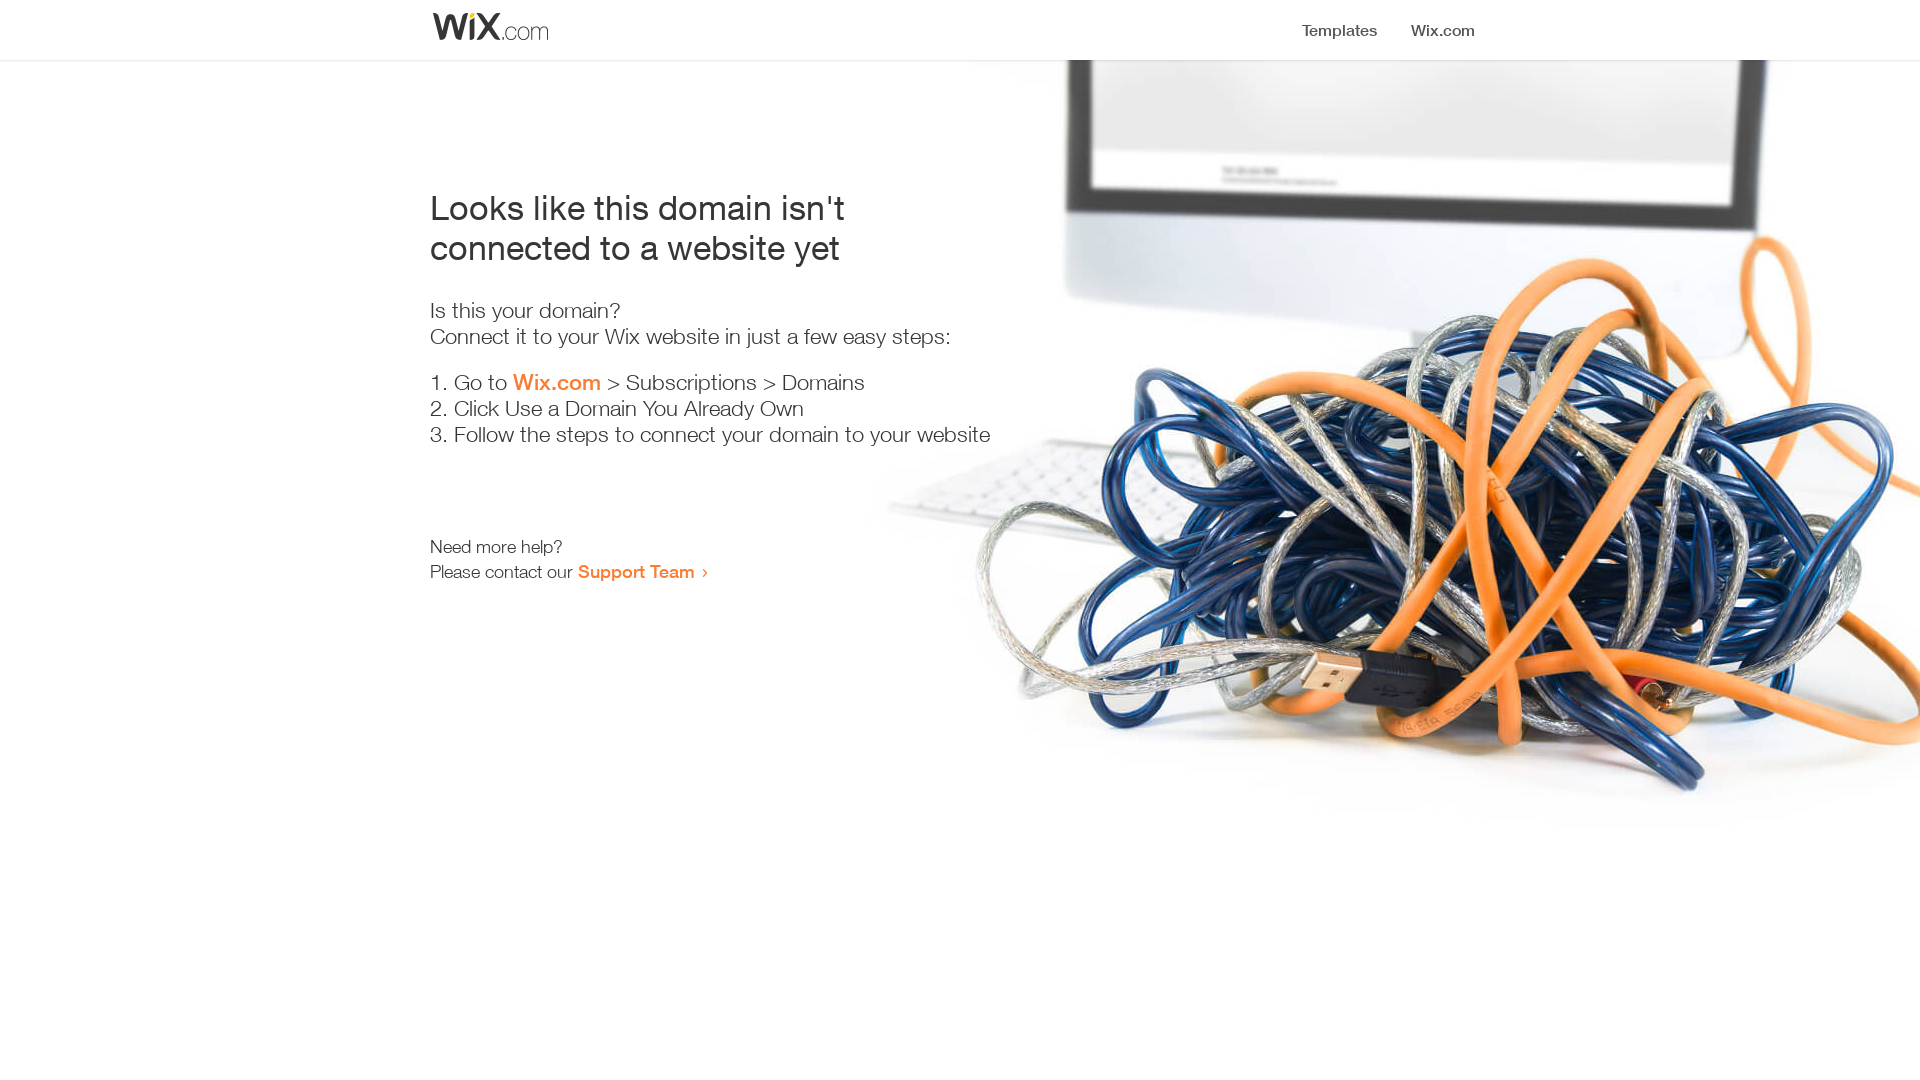 Image resolution: width=1920 pixels, height=1080 pixels. Describe the element at coordinates (635, 570) in the screenshot. I see `'Support Team'` at that location.